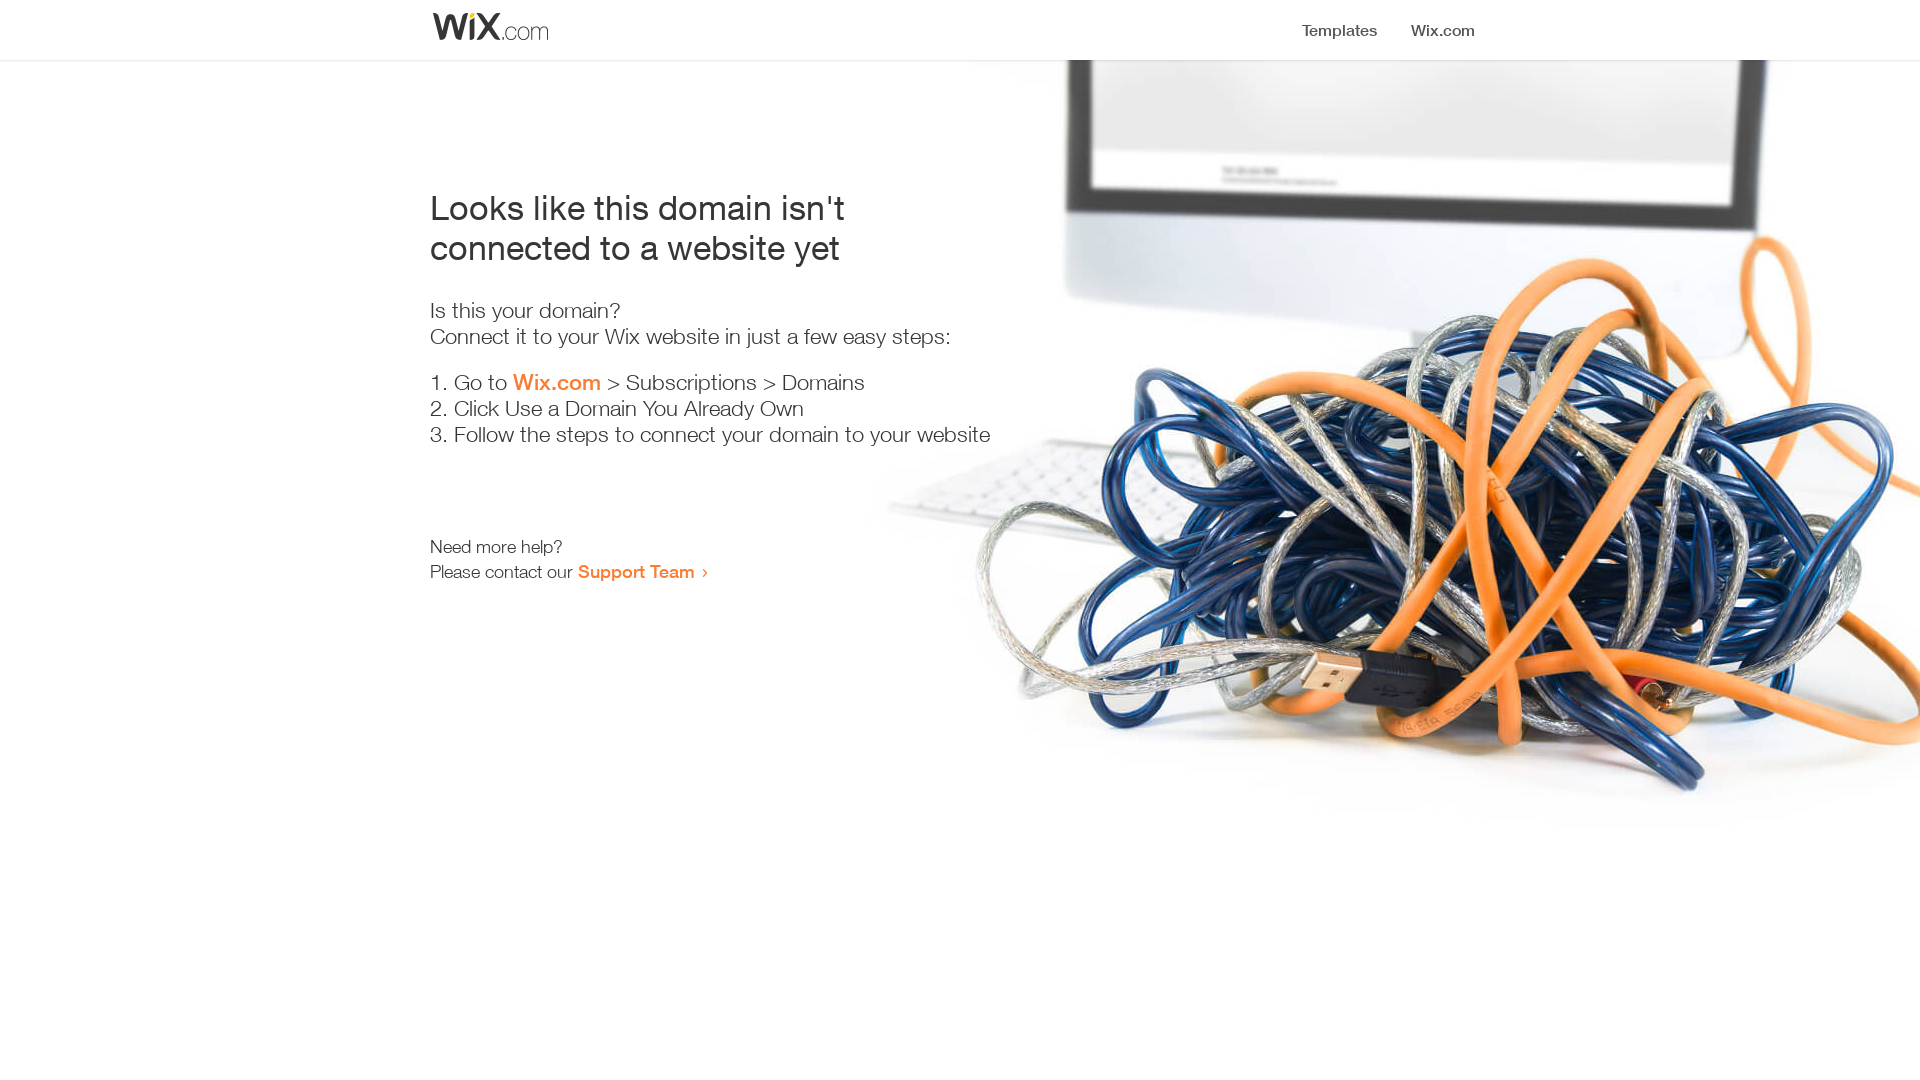 Image resolution: width=1920 pixels, height=1080 pixels. Describe the element at coordinates (635, 570) in the screenshot. I see `'Support Team'` at that location.